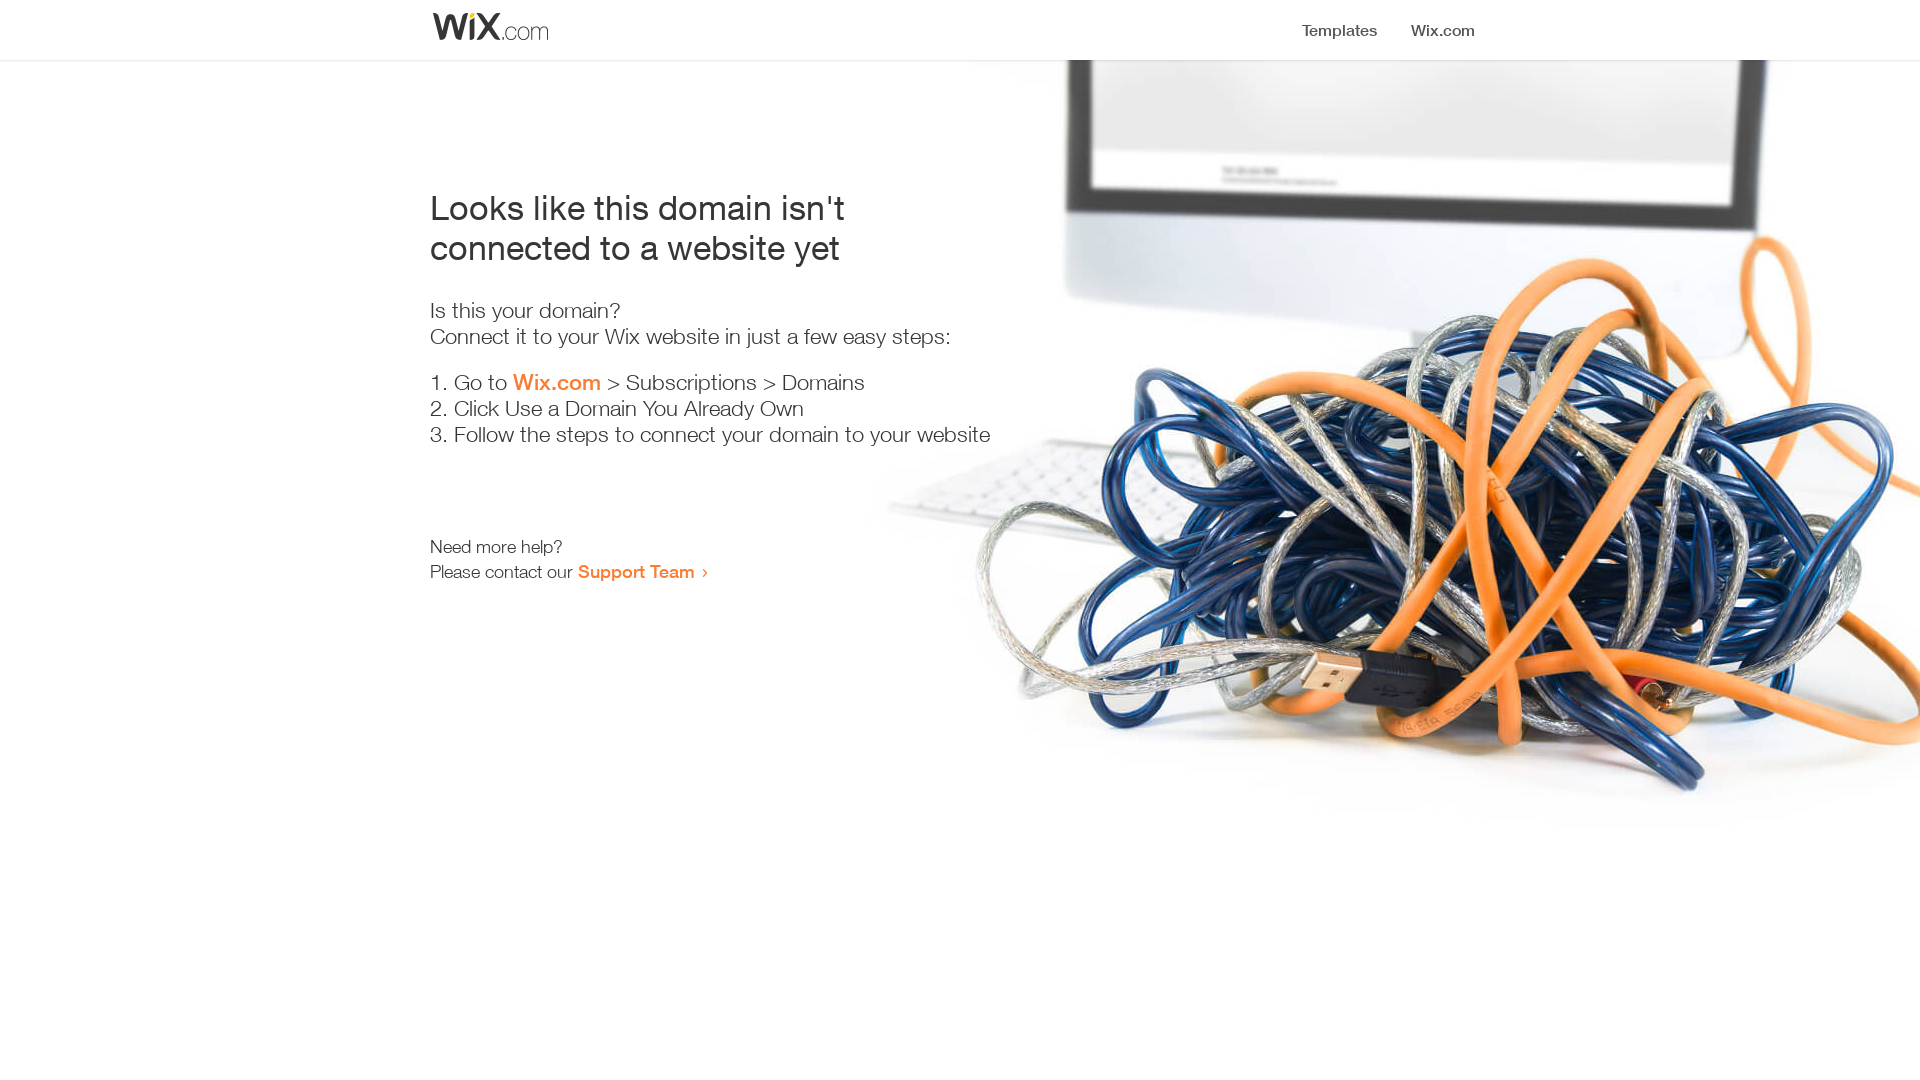 Image resolution: width=1920 pixels, height=1080 pixels. Describe the element at coordinates (635, 570) in the screenshot. I see `'Support Team'` at that location.